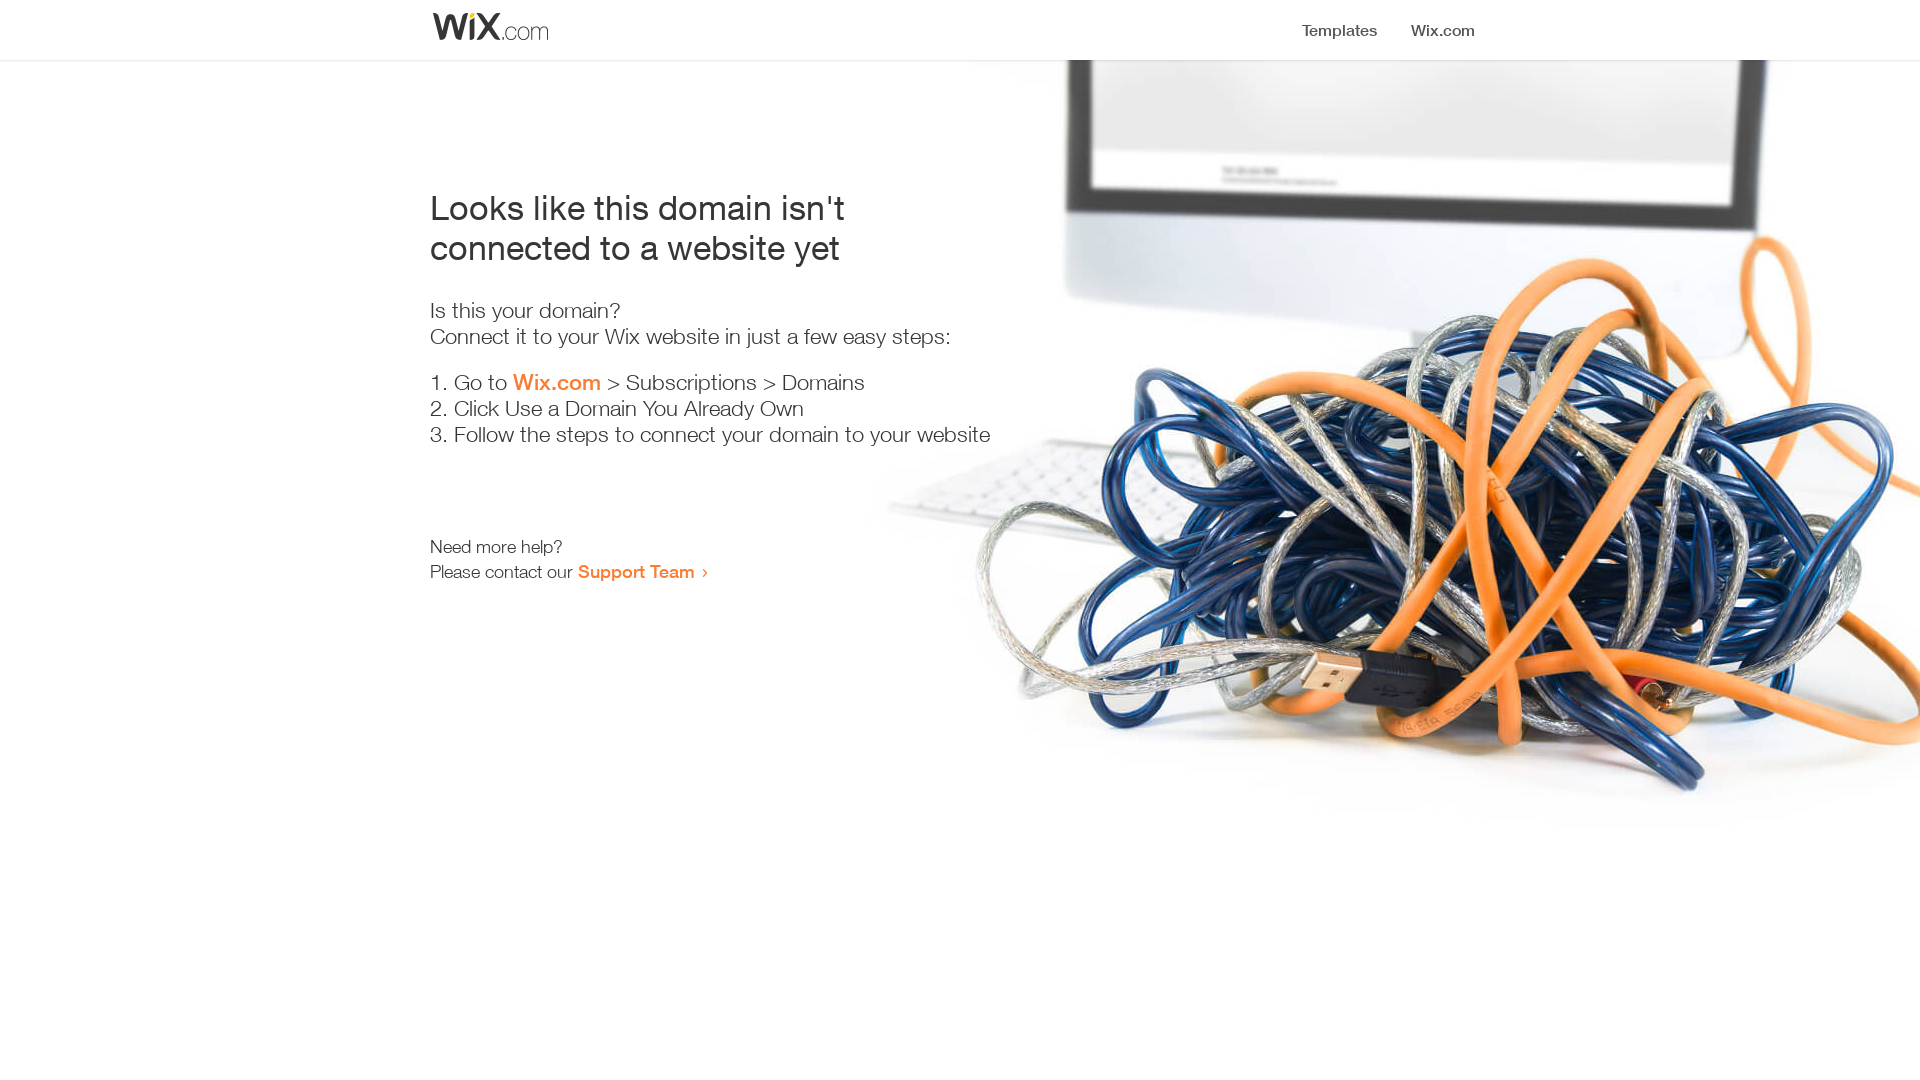 Image resolution: width=1920 pixels, height=1080 pixels. Describe the element at coordinates (635, 570) in the screenshot. I see `'Support Team'` at that location.